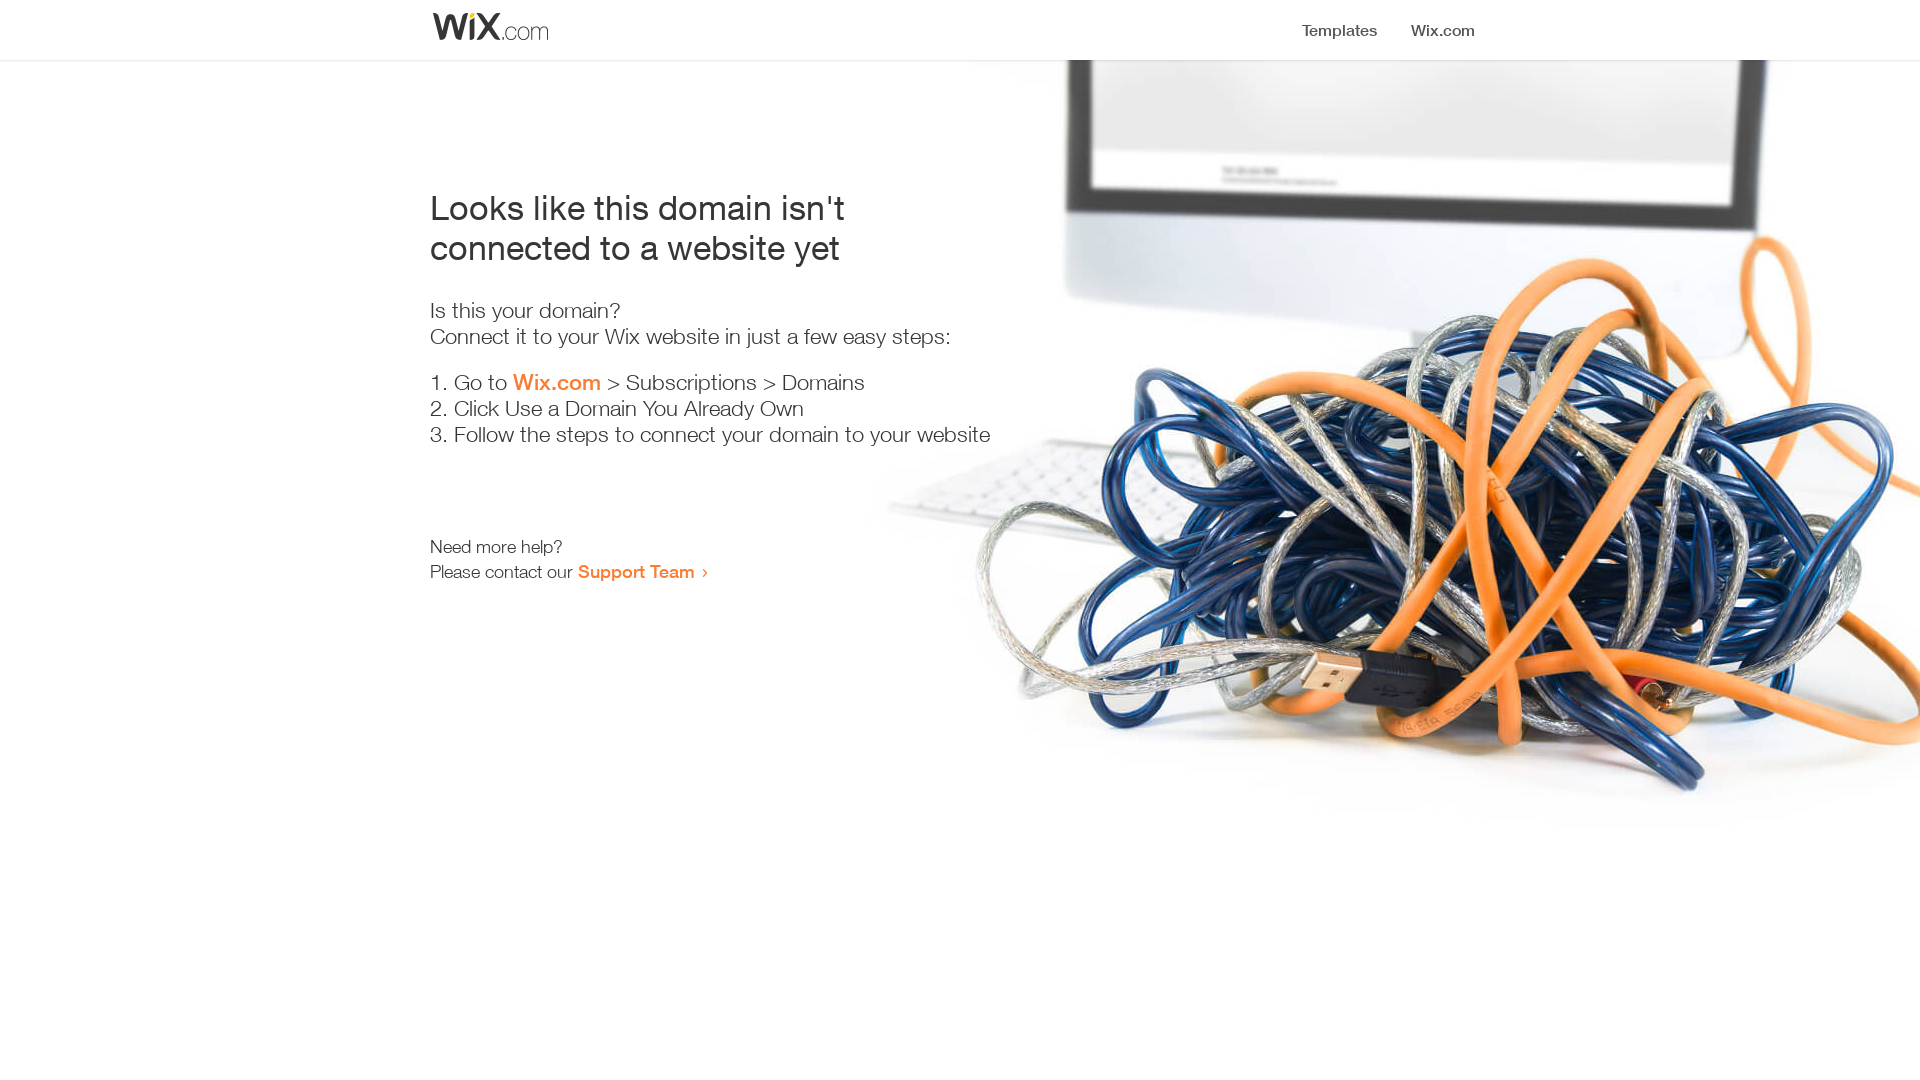 Image resolution: width=1920 pixels, height=1080 pixels. Describe the element at coordinates (635, 570) in the screenshot. I see `'Support Team'` at that location.